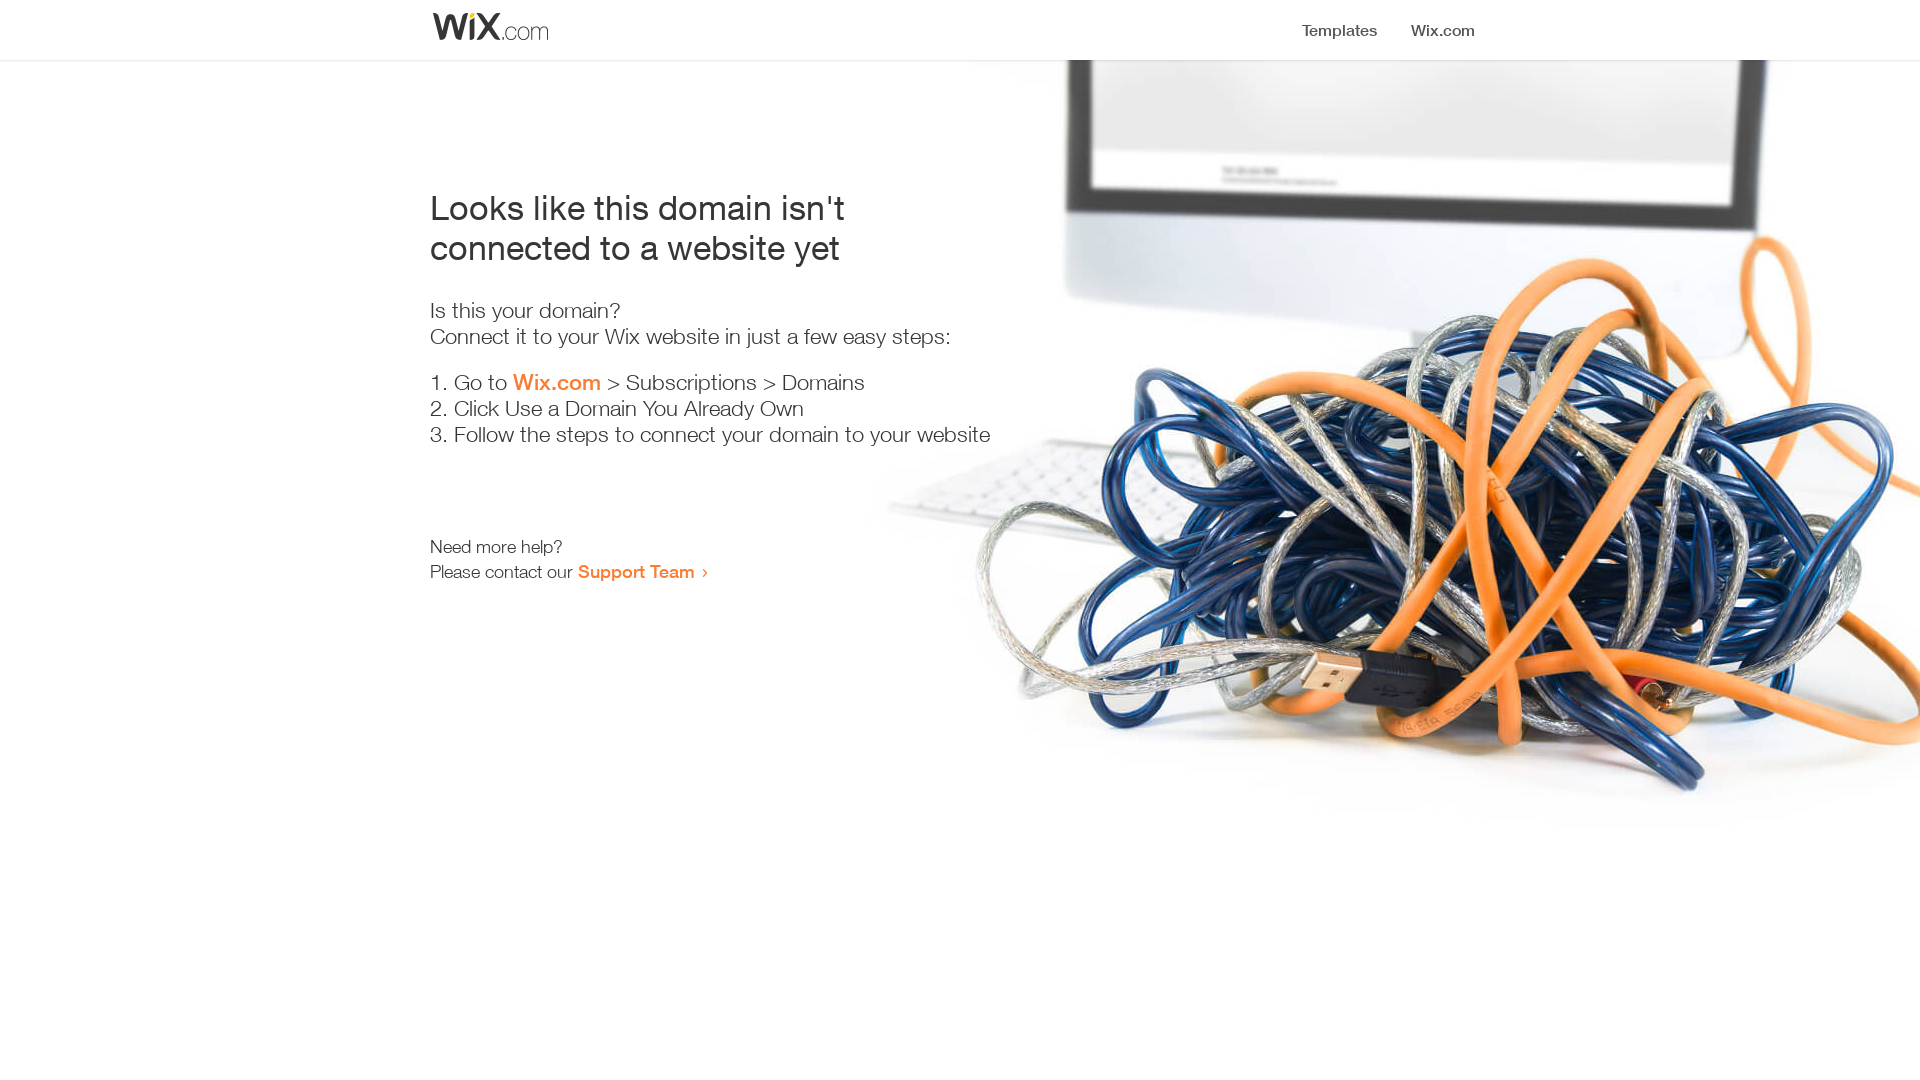 Image resolution: width=1920 pixels, height=1080 pixels. Describe the element at coordinates (635, 570) in the screenshot. I see `'Support Team'` at that location.